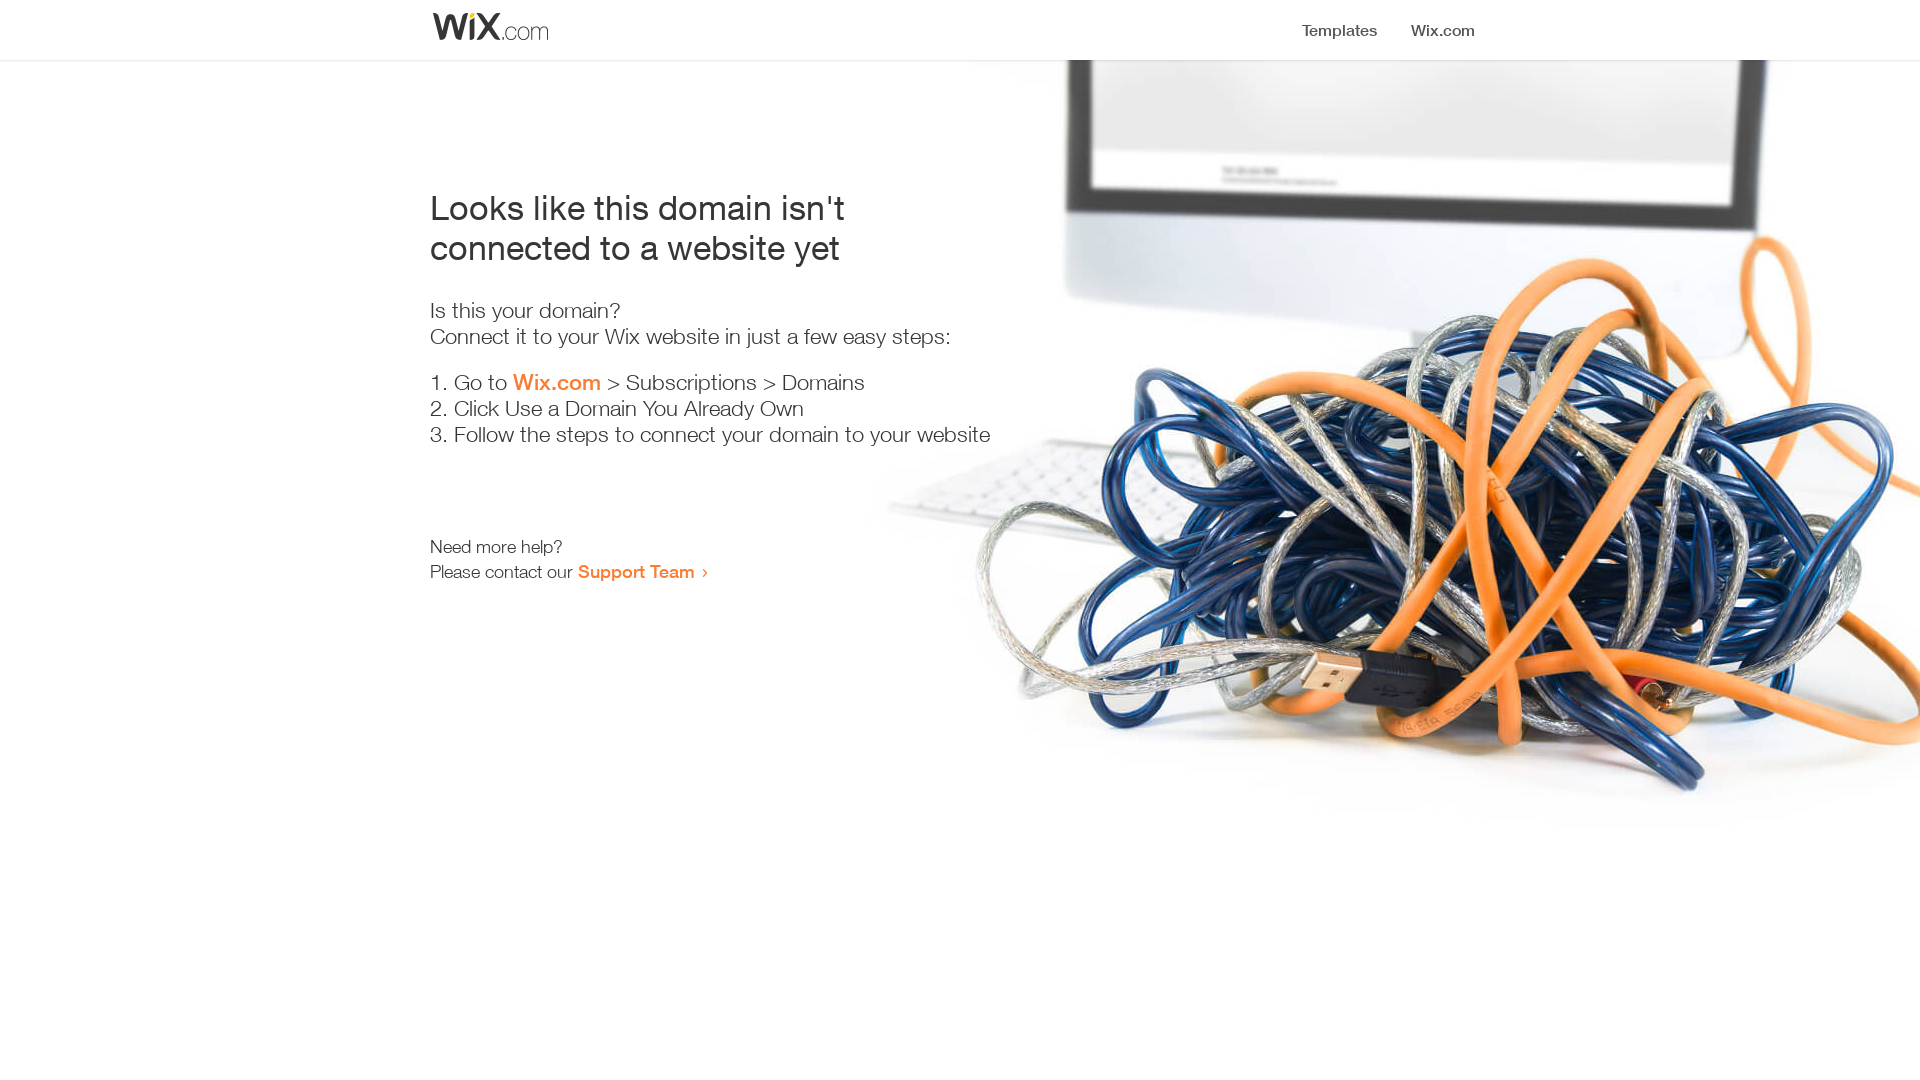 Image resolution: width=1920 pixels, height=1080 pixels. Describe the element at coordinates (635, 570) in the screenshot. I see `'Support Team'` at that location.